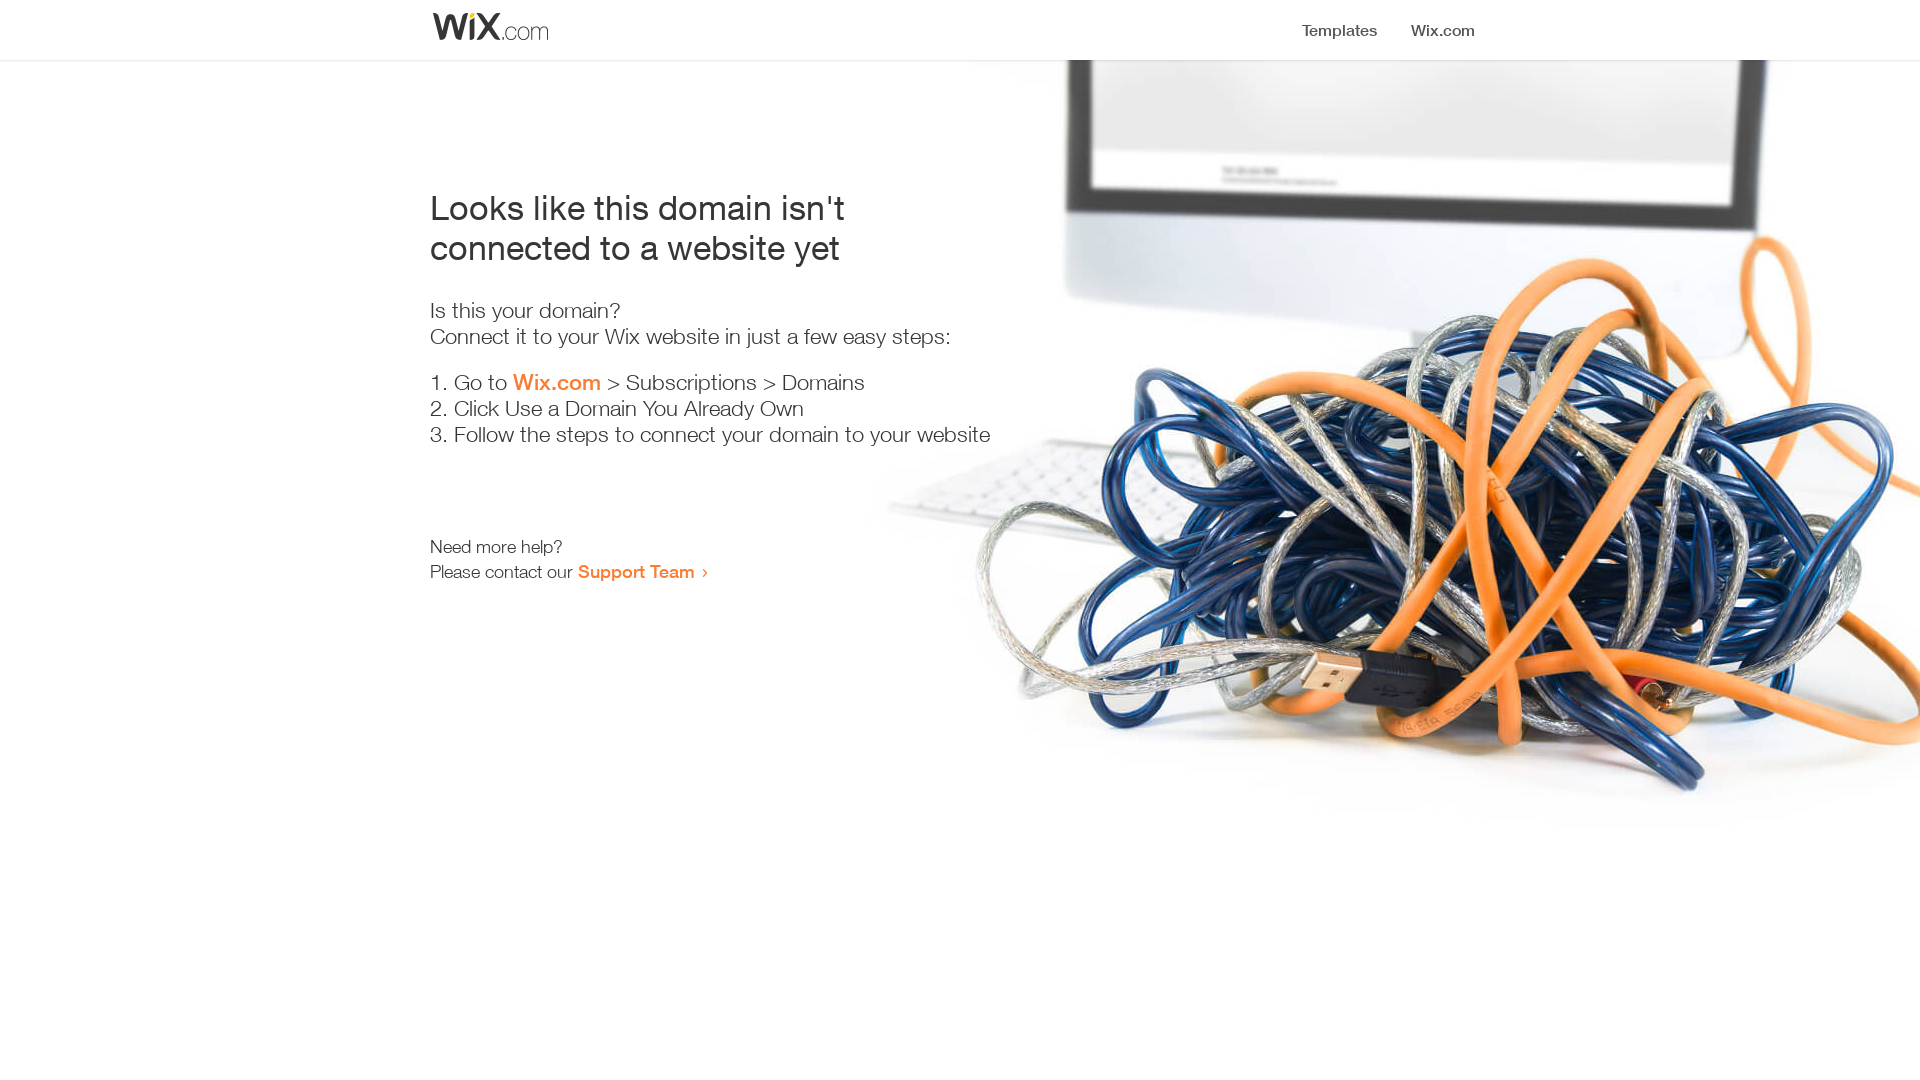 Image resolution: width=1920 pixels, height=1080 pixels. Describe the element at coordinates (635, 570) in the screenshot. I see `'Support Team'` at that location.